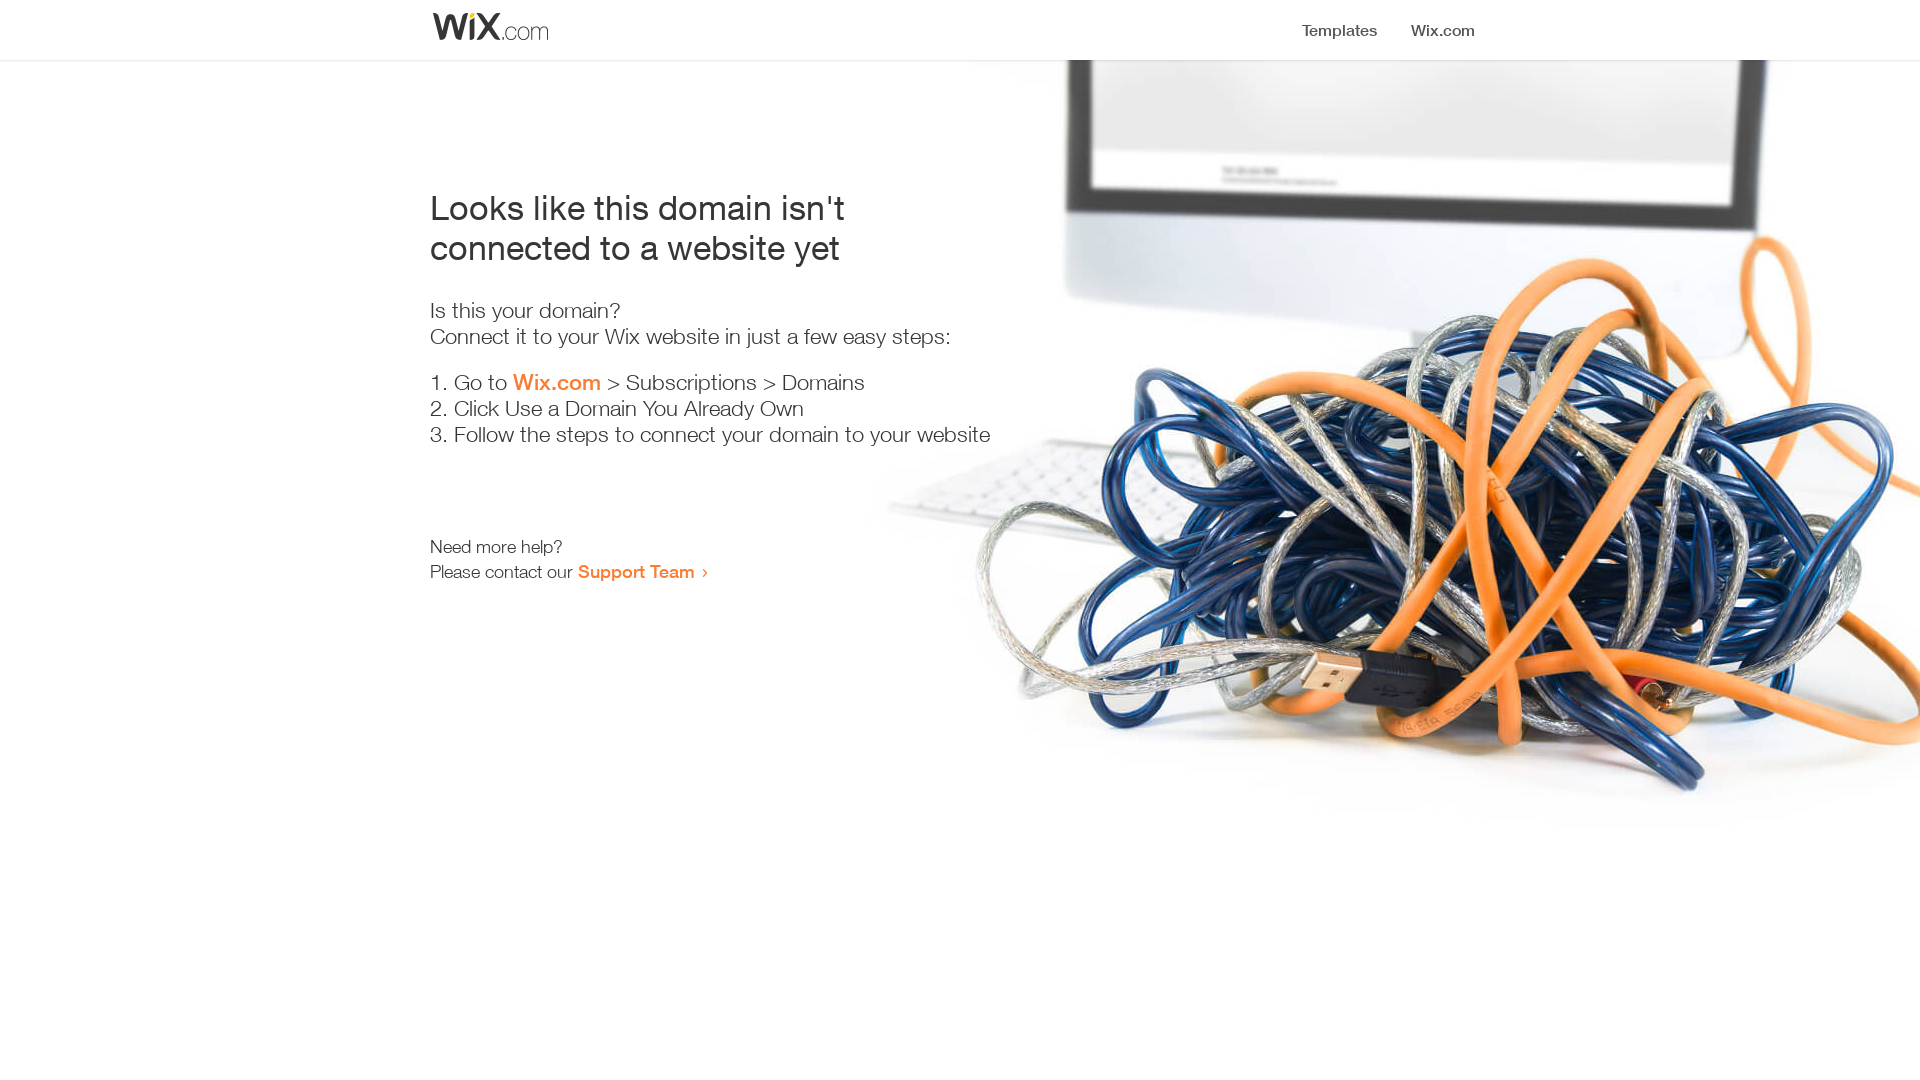 Image resolution: width=1920 pixels, height=1080 pixels. Describe the element at coordinates (635, 570) in the screenshot. I see `'Support Team'` at that location.